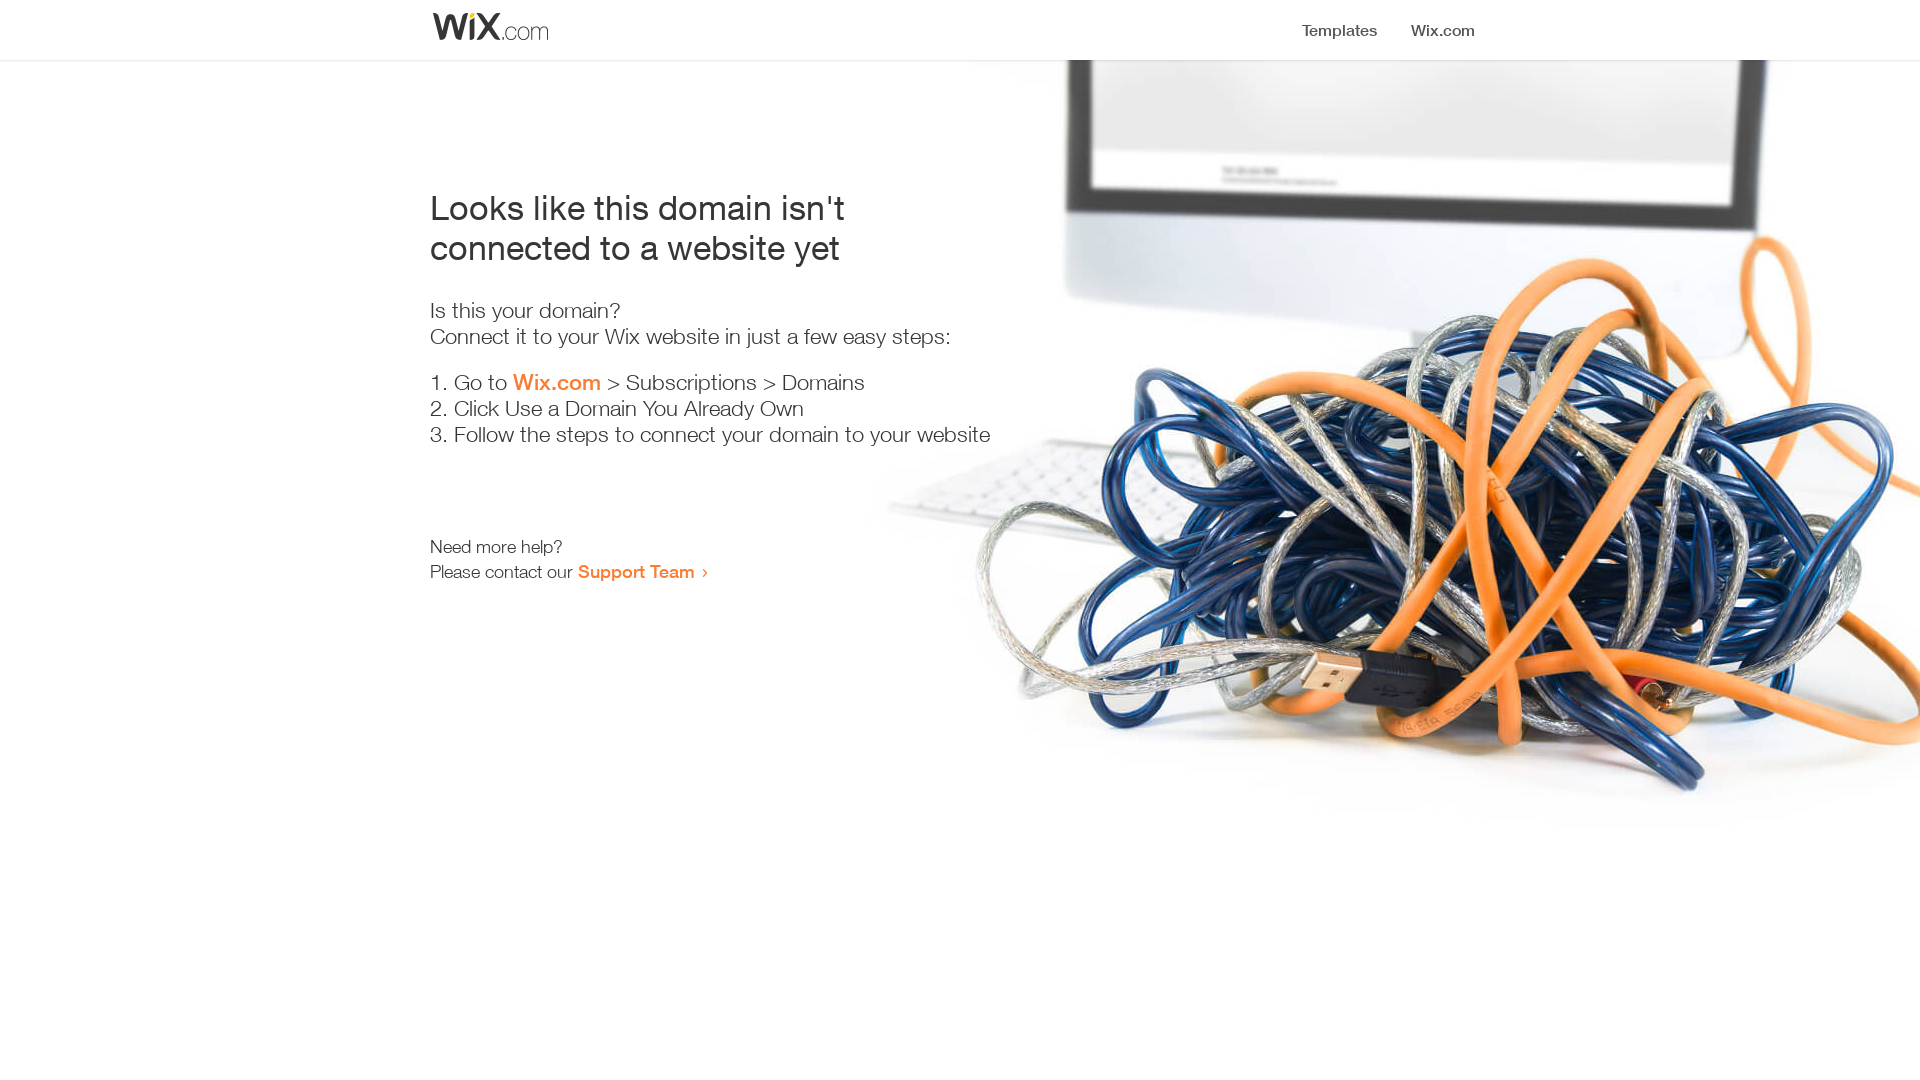 Image resolution: width=1920 pixels, height=1080 pixels. Describe the element at coordinates (635, 570) in the screenshot. I see `'Support Team'` at that location.